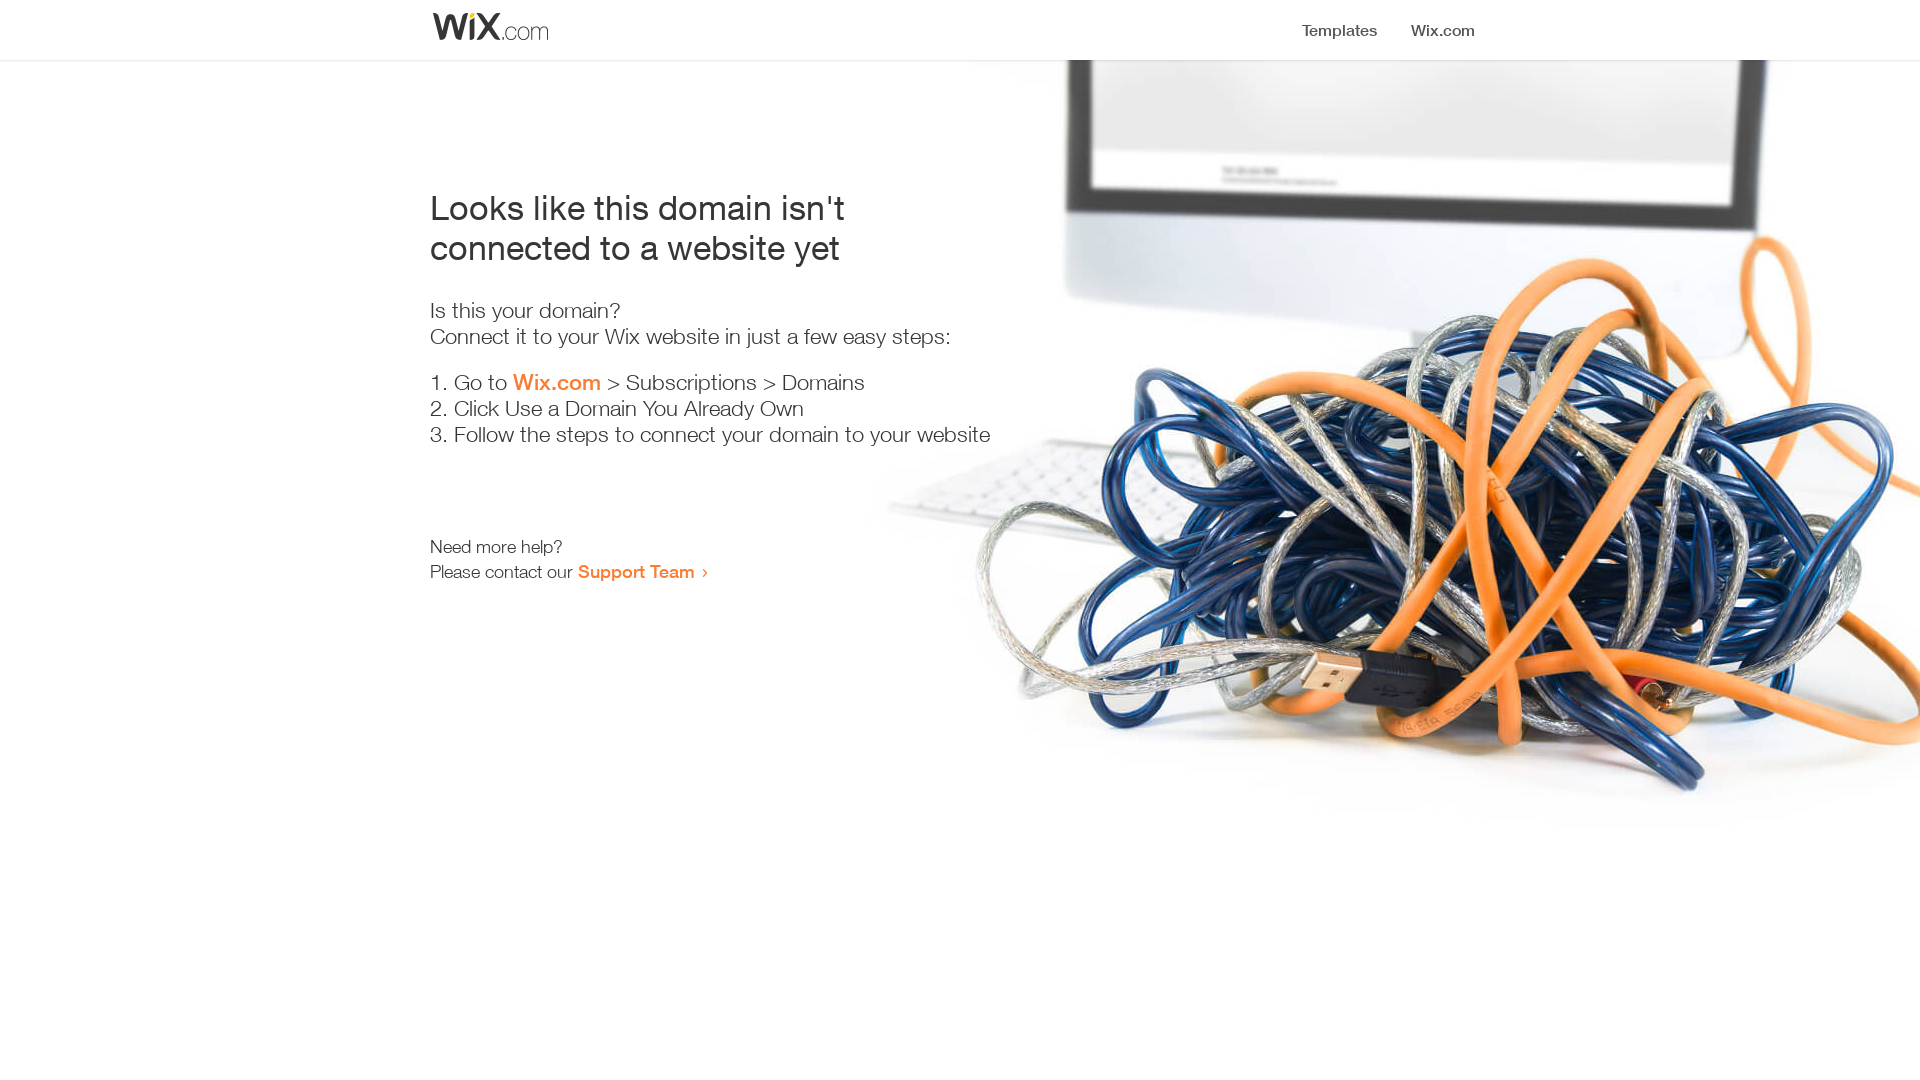 Image resolution: width=1920 pixels, height=1080 pixels. Describe the element at coordinates (635, 570) in the screenshot. I see `'Support Team'` at that location.